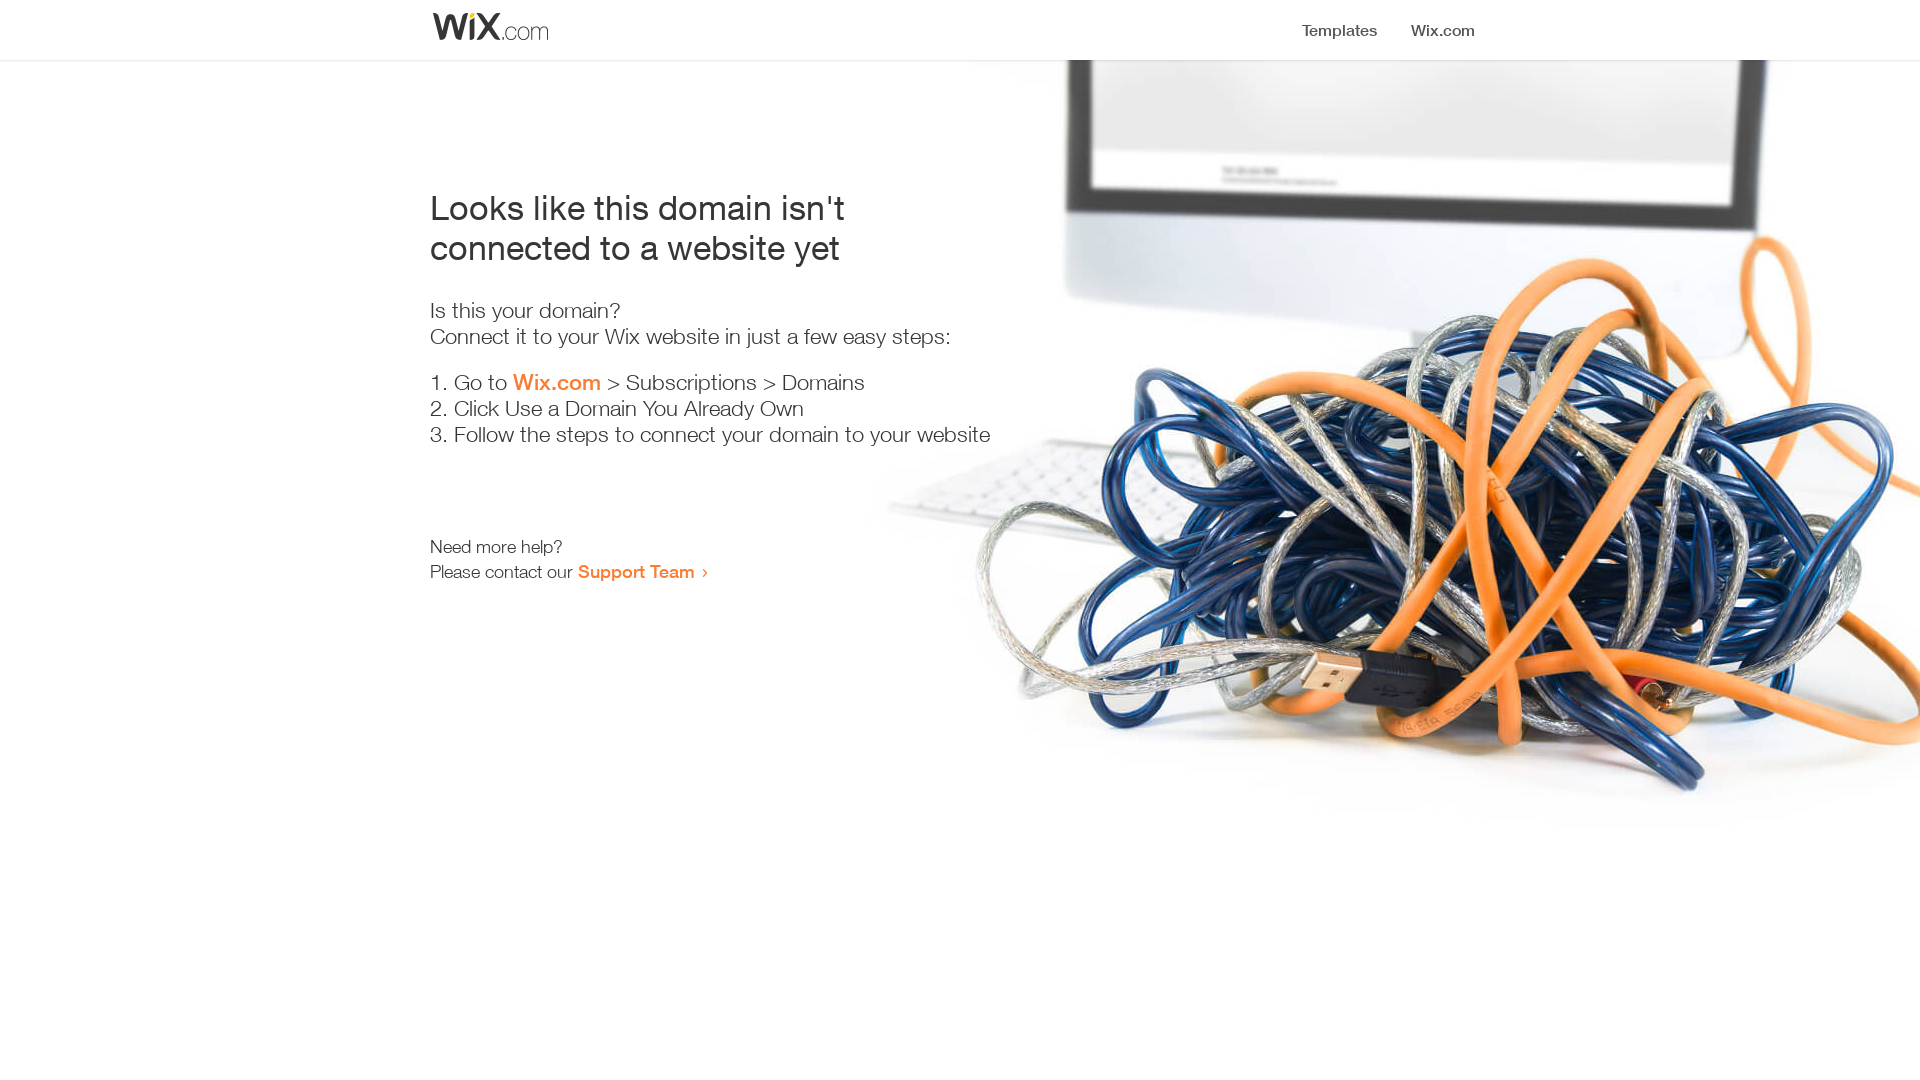 Image resolution: width=1920 pixels, height=1080 pixels. Describe the element at coordinates (635, 570) in the screenshot. I see `'Support Team'` at that location.